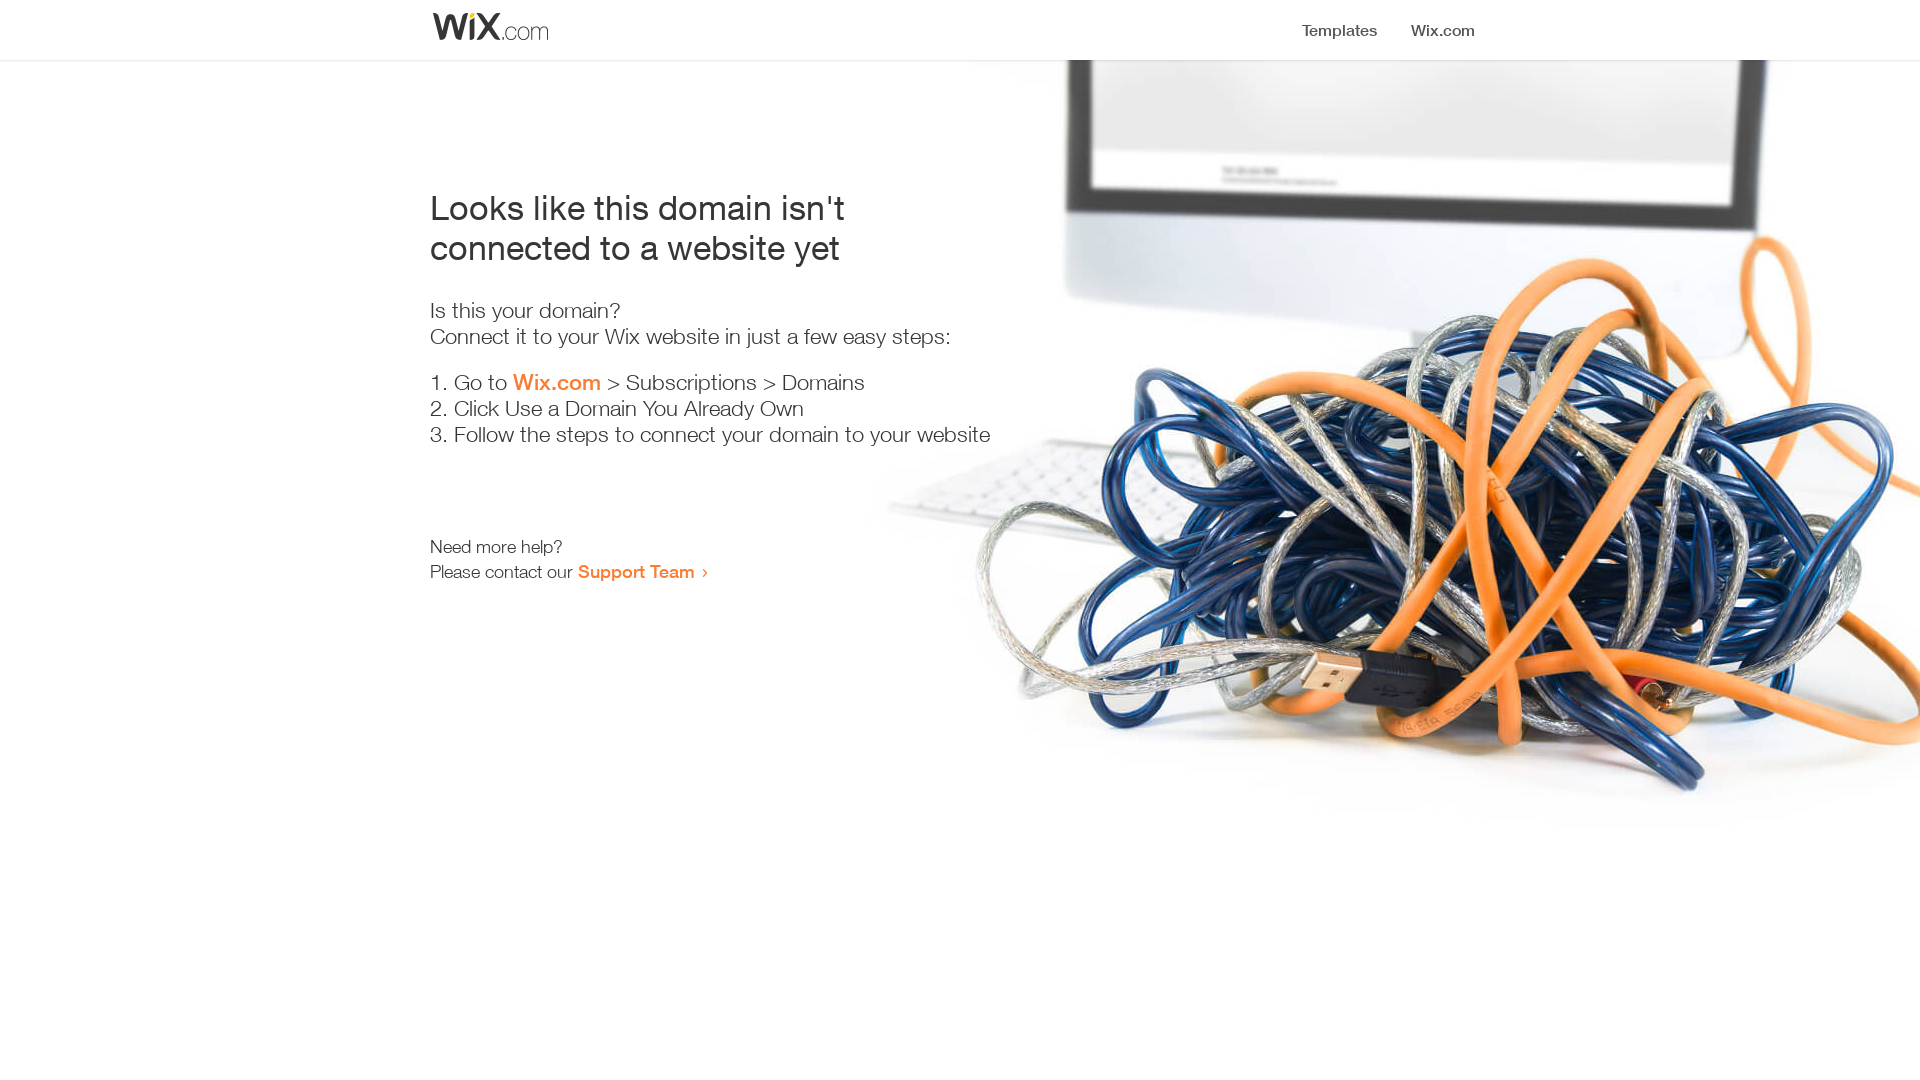 Image resolution: width=1920 pixels, height=1080 pixels. Describe the element at coordinates (635, 570) in the screenshot. I see `'Support Team'` at that location.